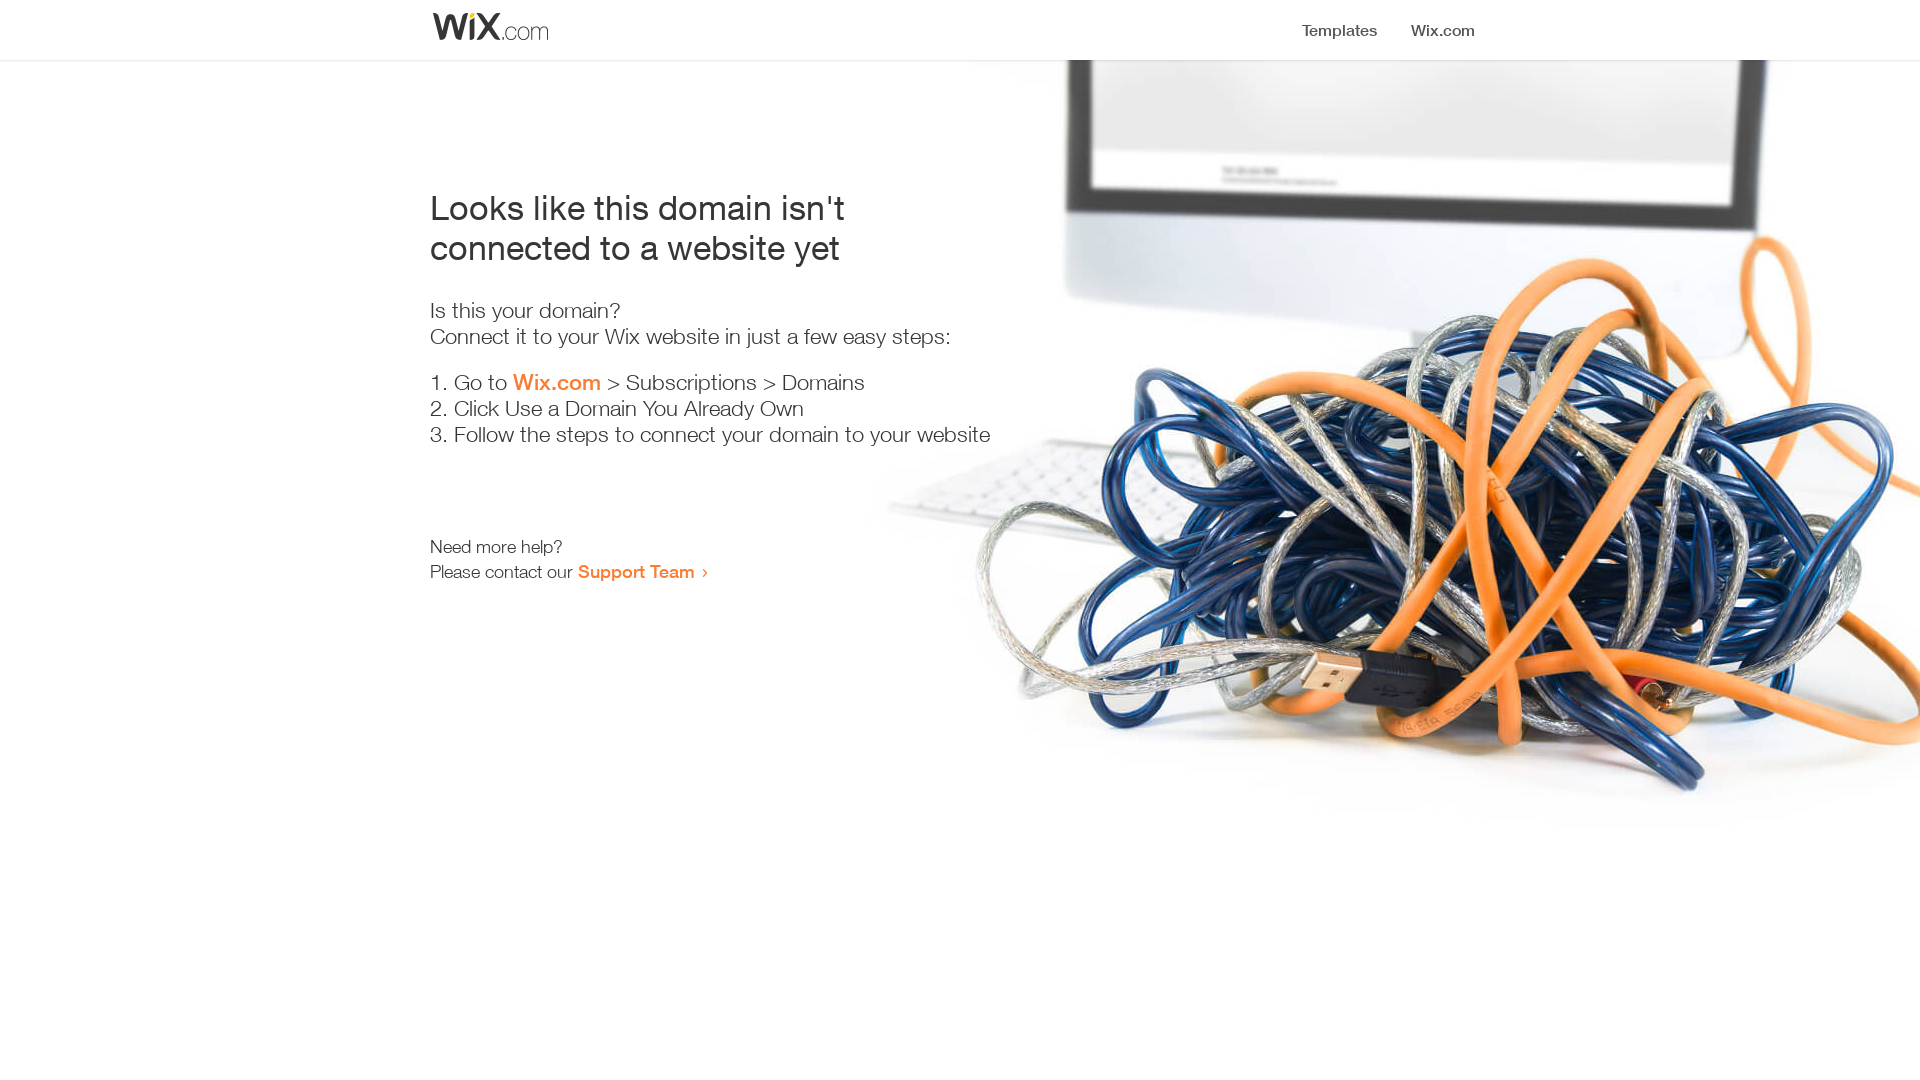 Image resolution: width=1920 pixels, height=1080 pixels. Describe the element at coordinates (635, 570) in the screenshot. I see `'Support Team'` at that location.